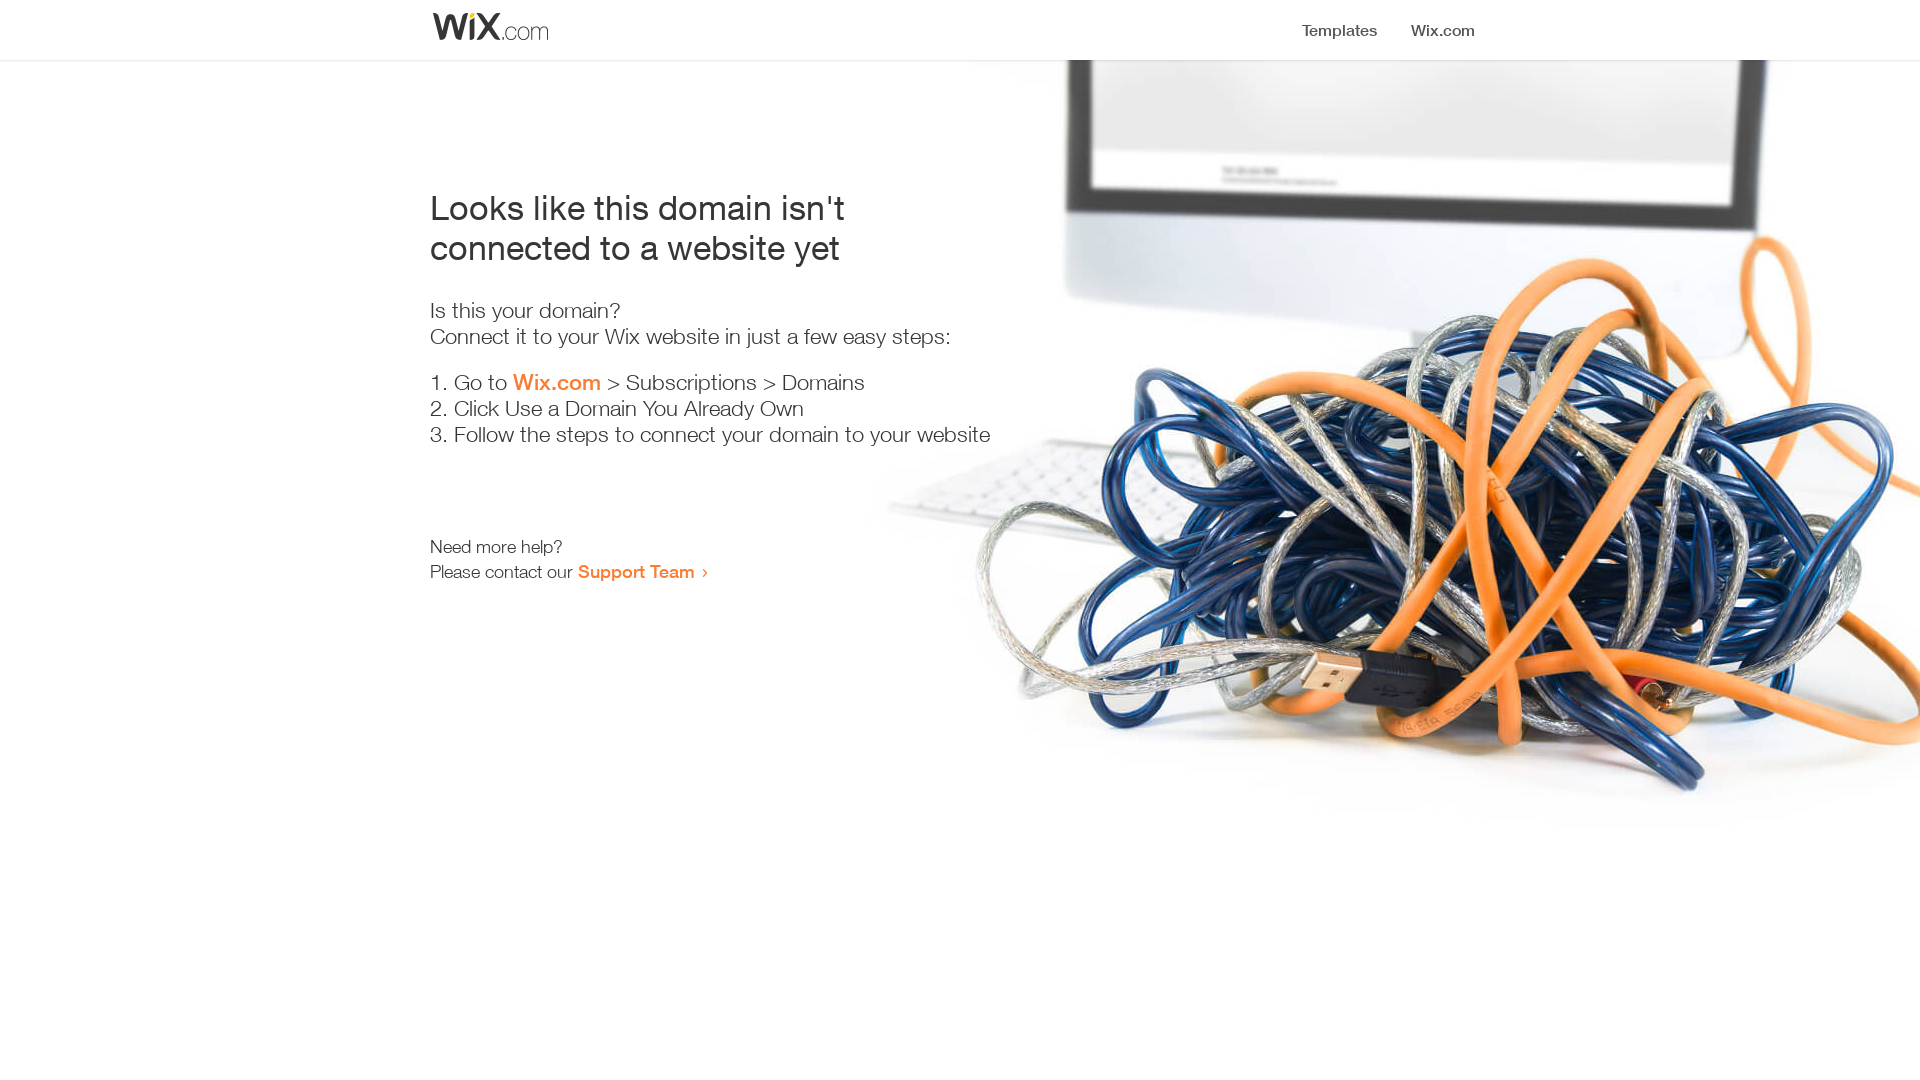 Image resolution: width=1920 pixels, height=1080 pixels. Describe the element at coordinates (635, 570) in the screenshot. I see `'Support Team'` at that location.